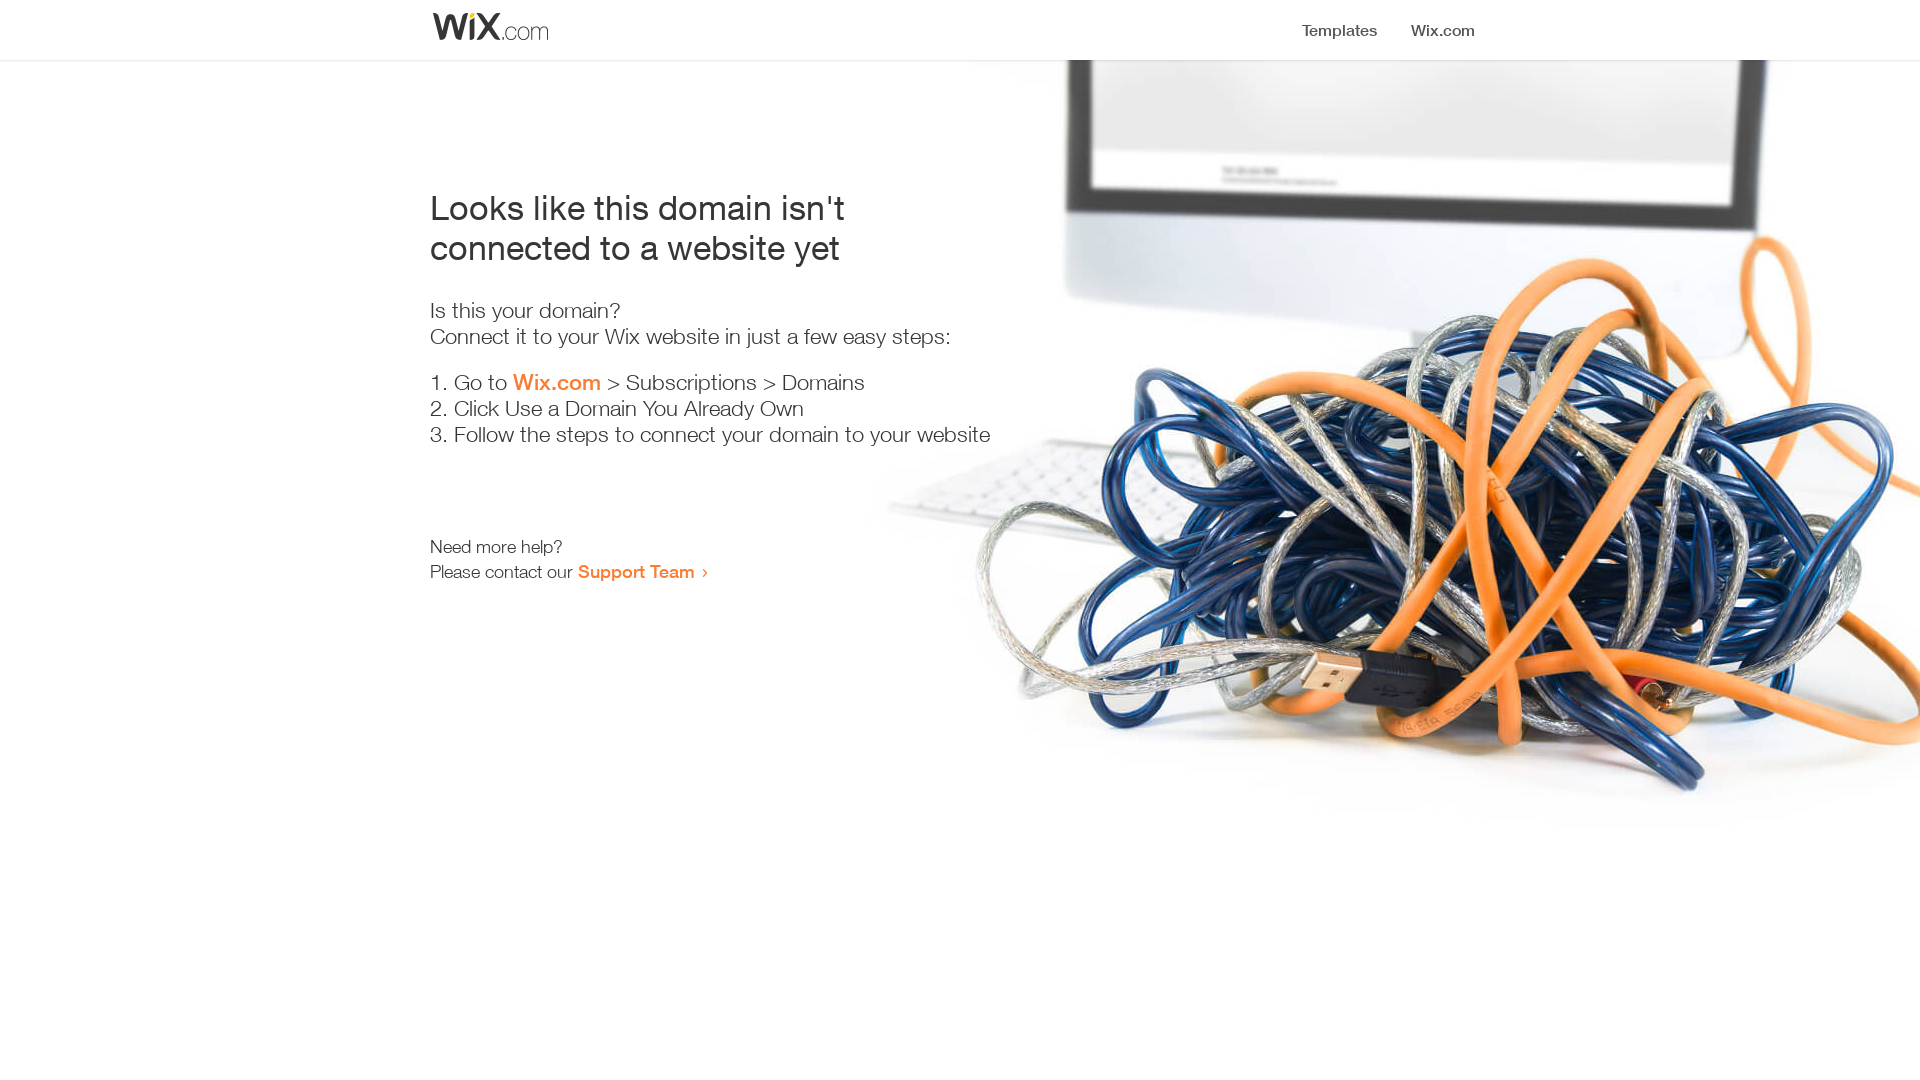 Image resolution: width=1920 pixels, height=1080 pixels. Describe the element at coordinates (635, 570) in the screenshot. I see `'Support Team'` at that location.